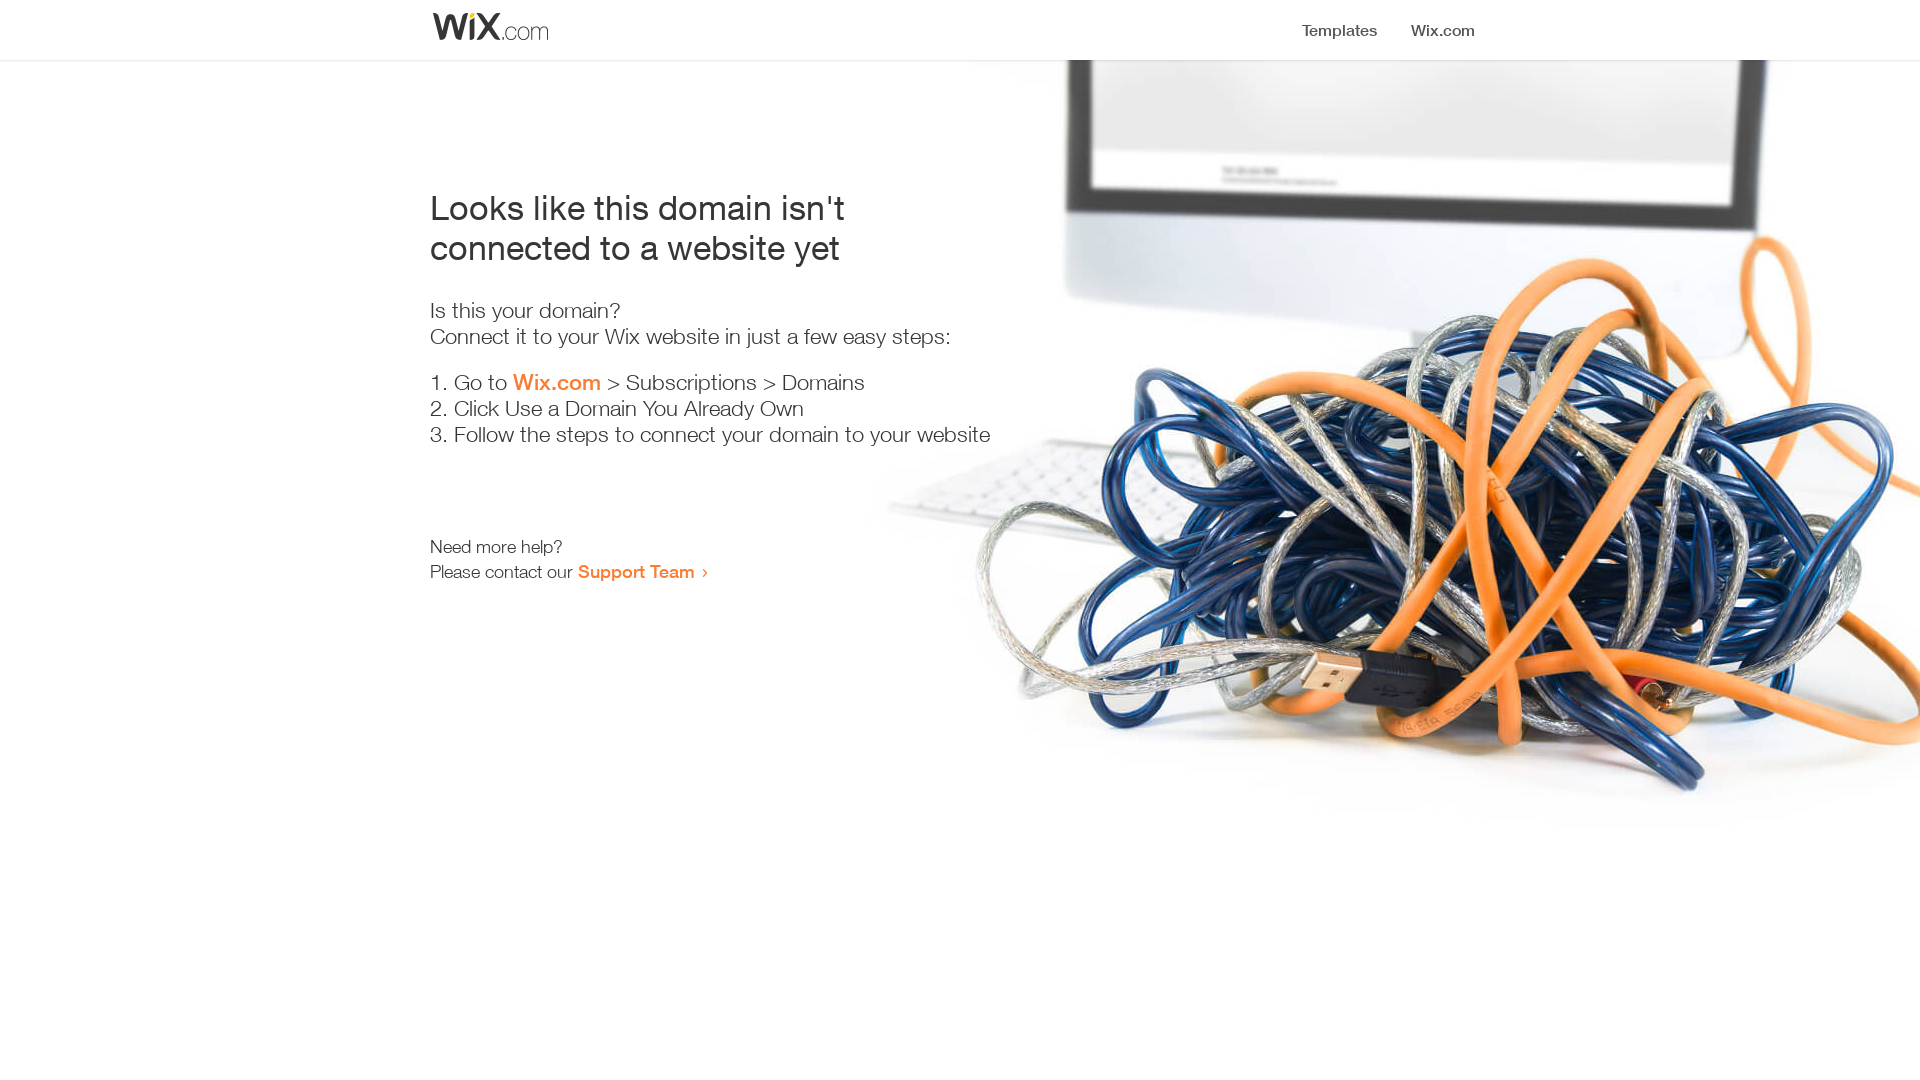 Image resolution: width=1920 pixels, height=1080 pixels. Describe the element at coordinates (635, 570) in the screenshot. I see `'Support Team'` at that location.